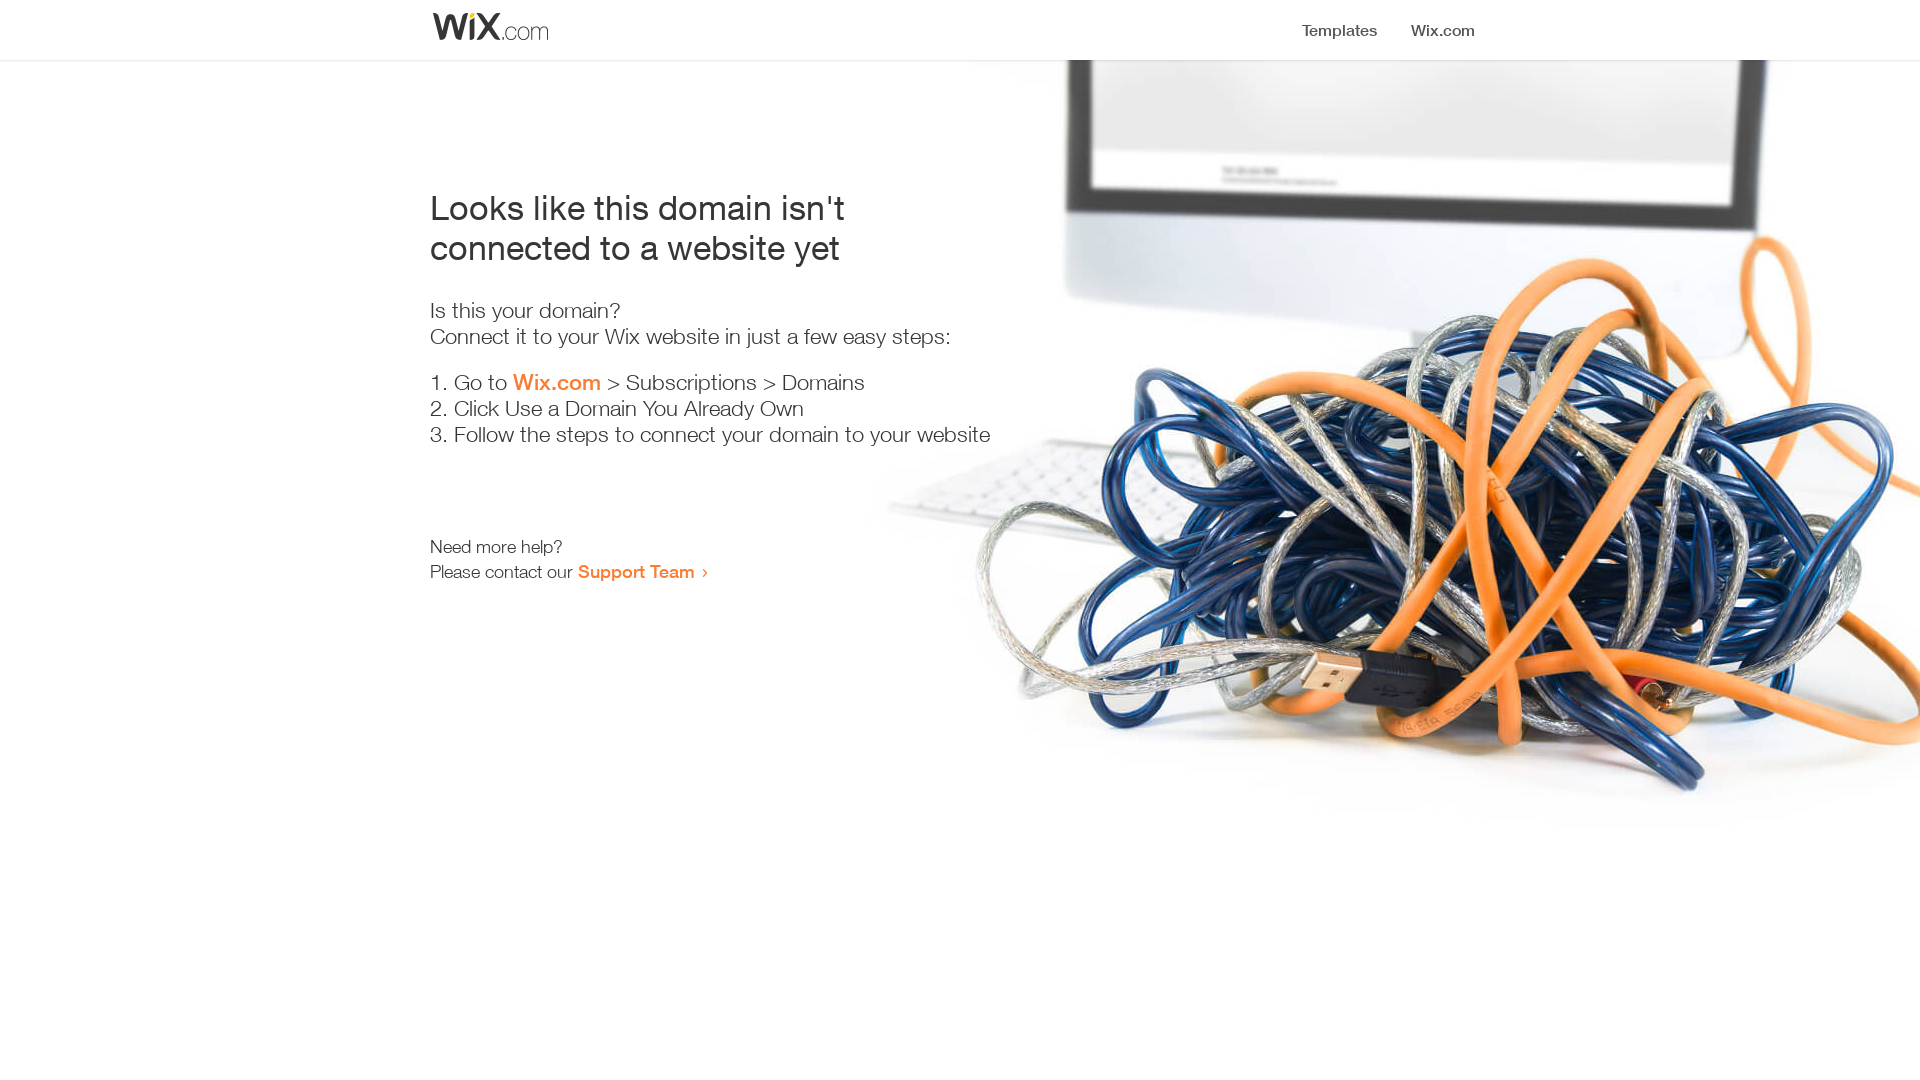 Image resolution: width=1920 pixels, height=1080 pixels. Describe the element at coordinates (635, 570) in the screenshot. I see `'Support Team'` at that location.